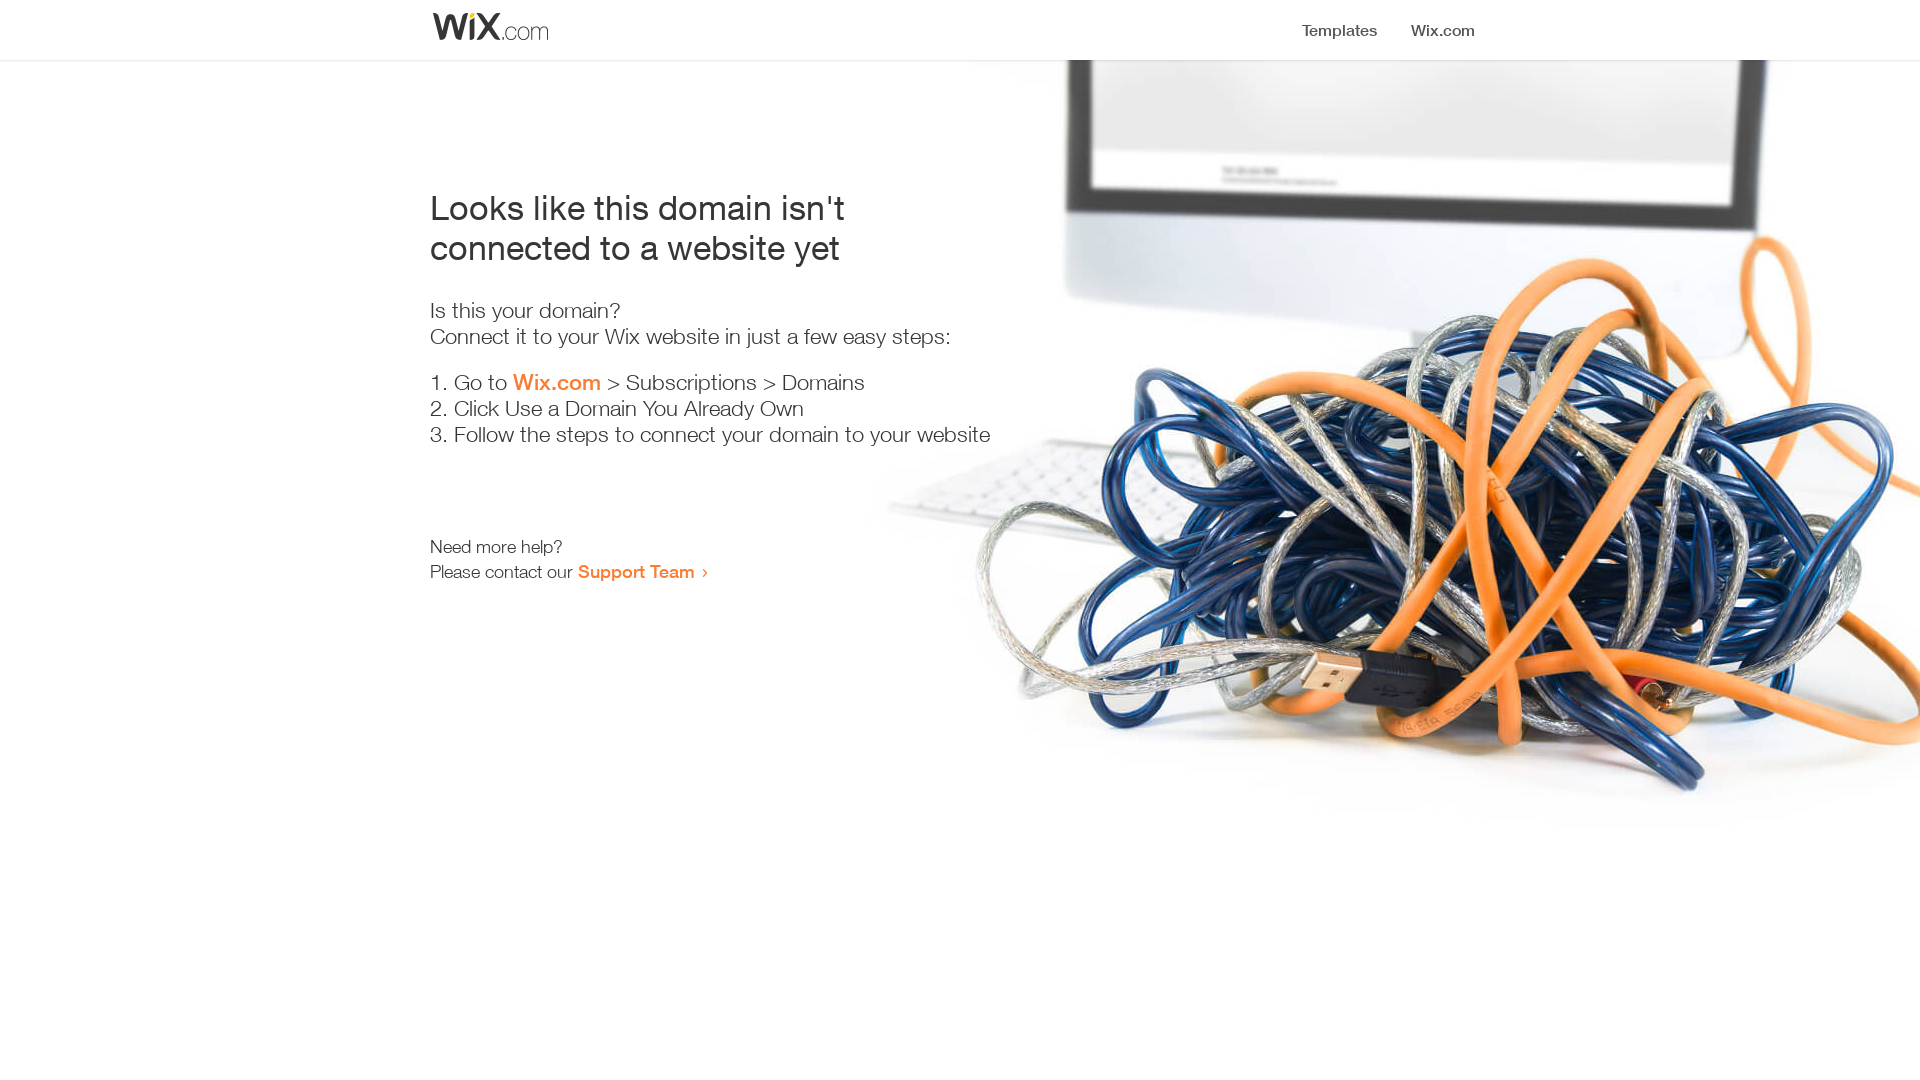 Image resolution: width=1920 pixels, height=1080 pixels. Describe the element at coordinates (635, 570) in the screenshot. I see `'Support Team'` at that location.